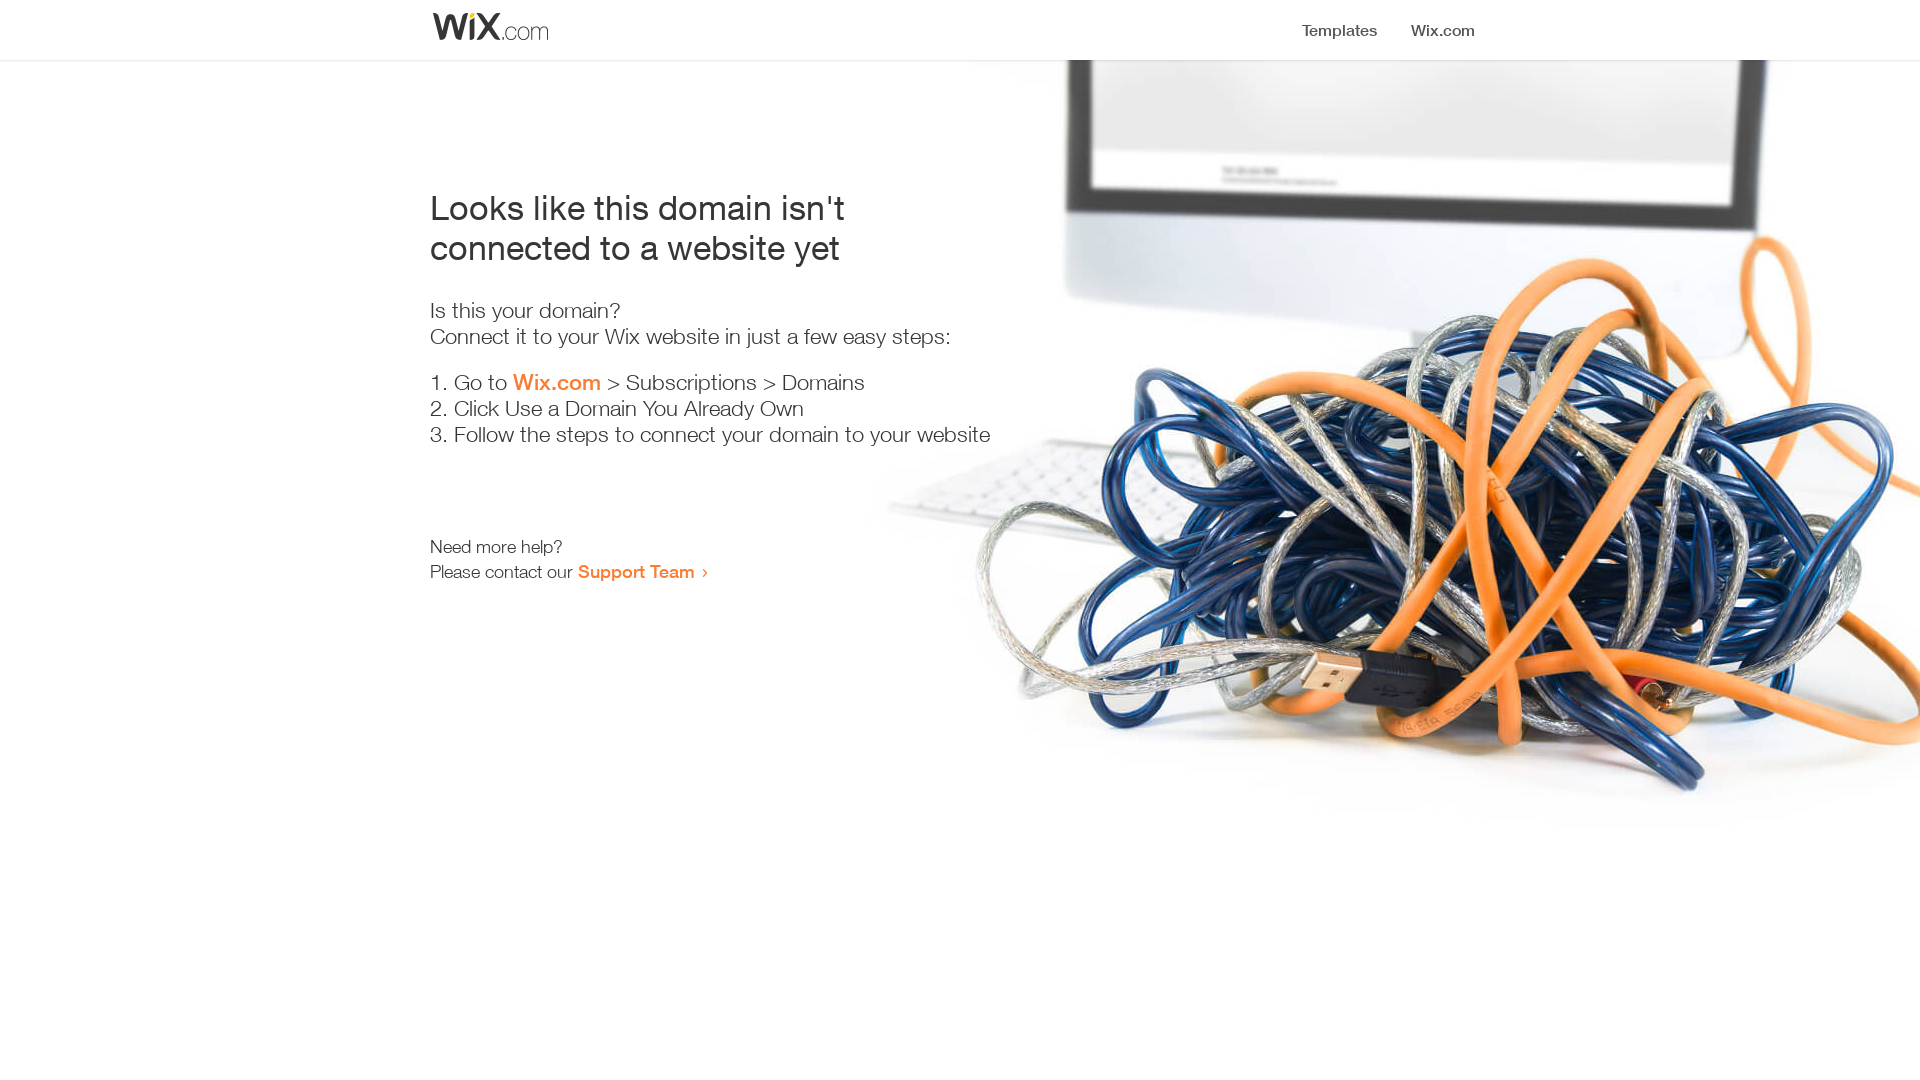 Image resolution: width=1920 pixels, height=1080 pixels. Describe the element at coordinates (635, 570) in the screenshot. I see `'Support Team'` at that location.